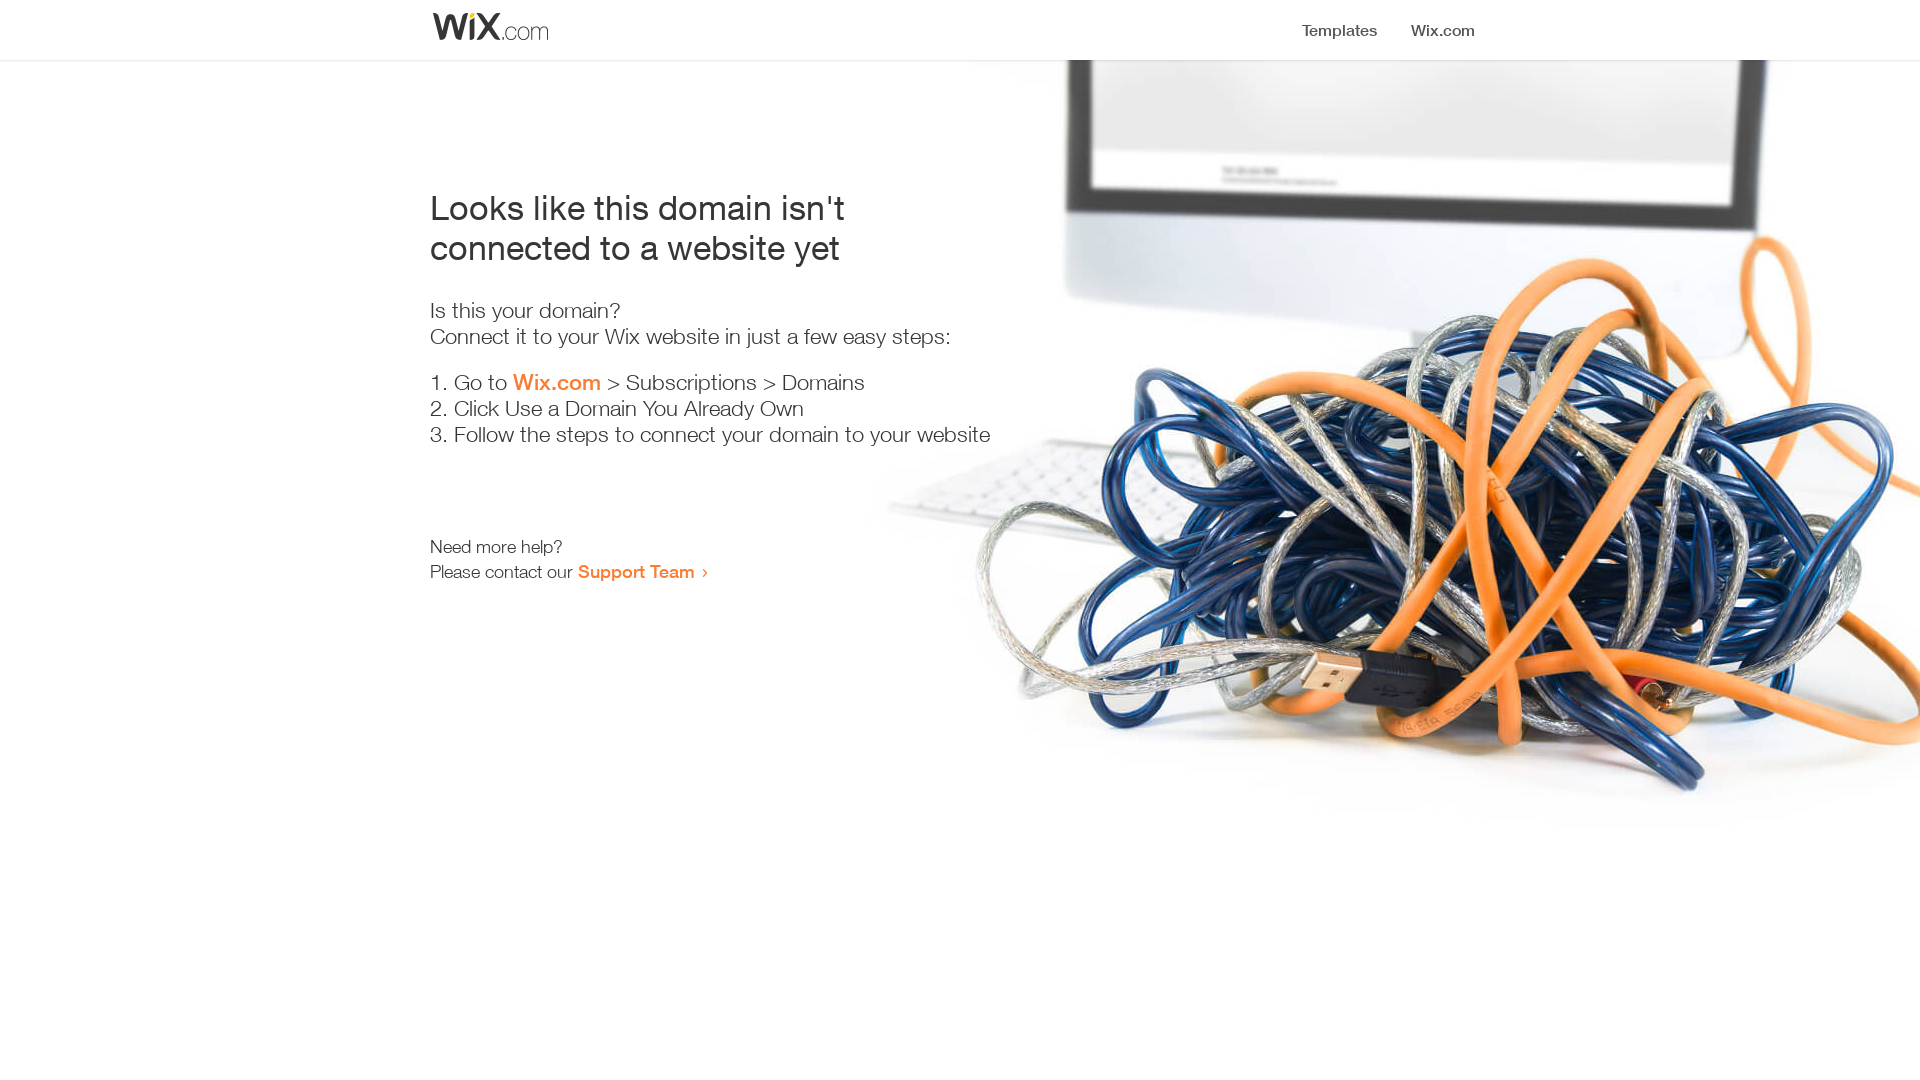 Image resolution: width=1920 pixels, height=1080 pixels. Describe the element at coordinates (635, 570) in the screenshot. I see `'Support Team'` at that location.